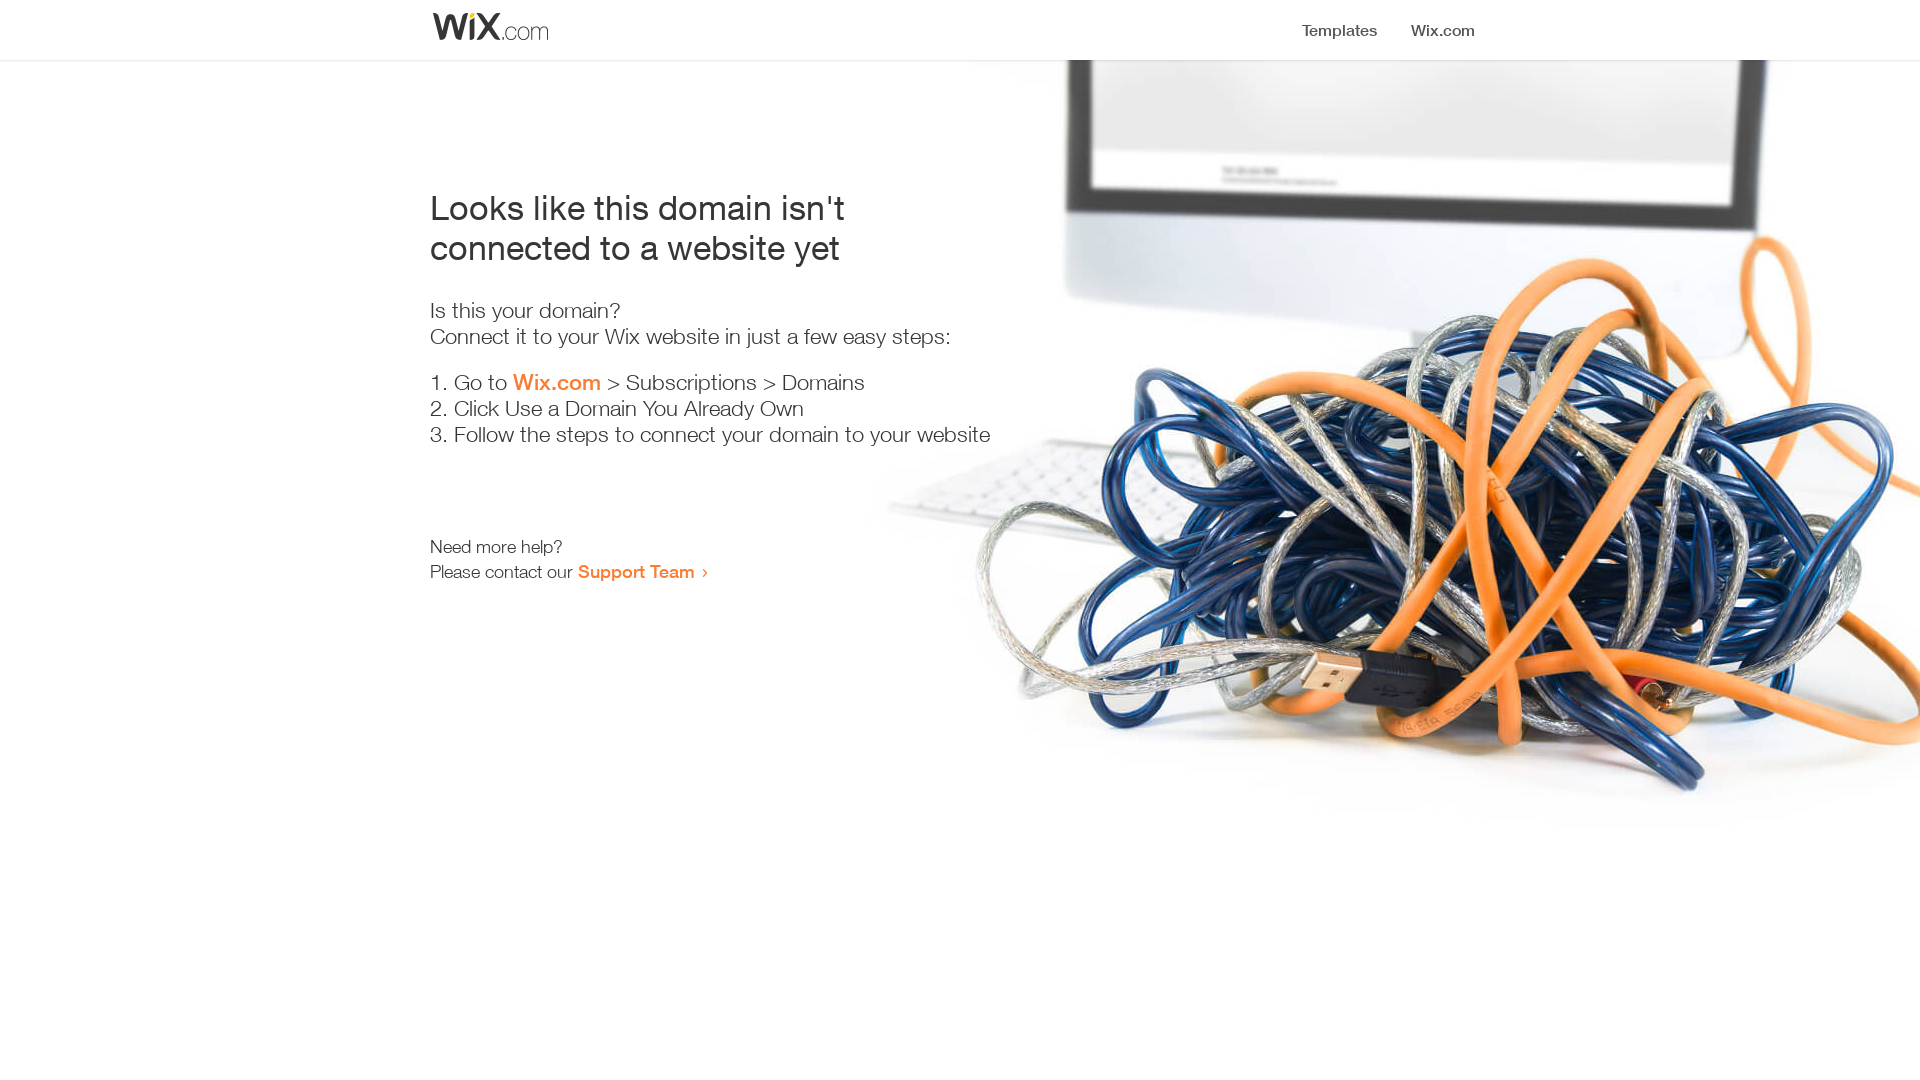 Image resolution: width=1920 pixels, height=1080 pixels. Describe the element at coordinates (635, 570) in the screenshot. I see `'Support Team'` at that location.